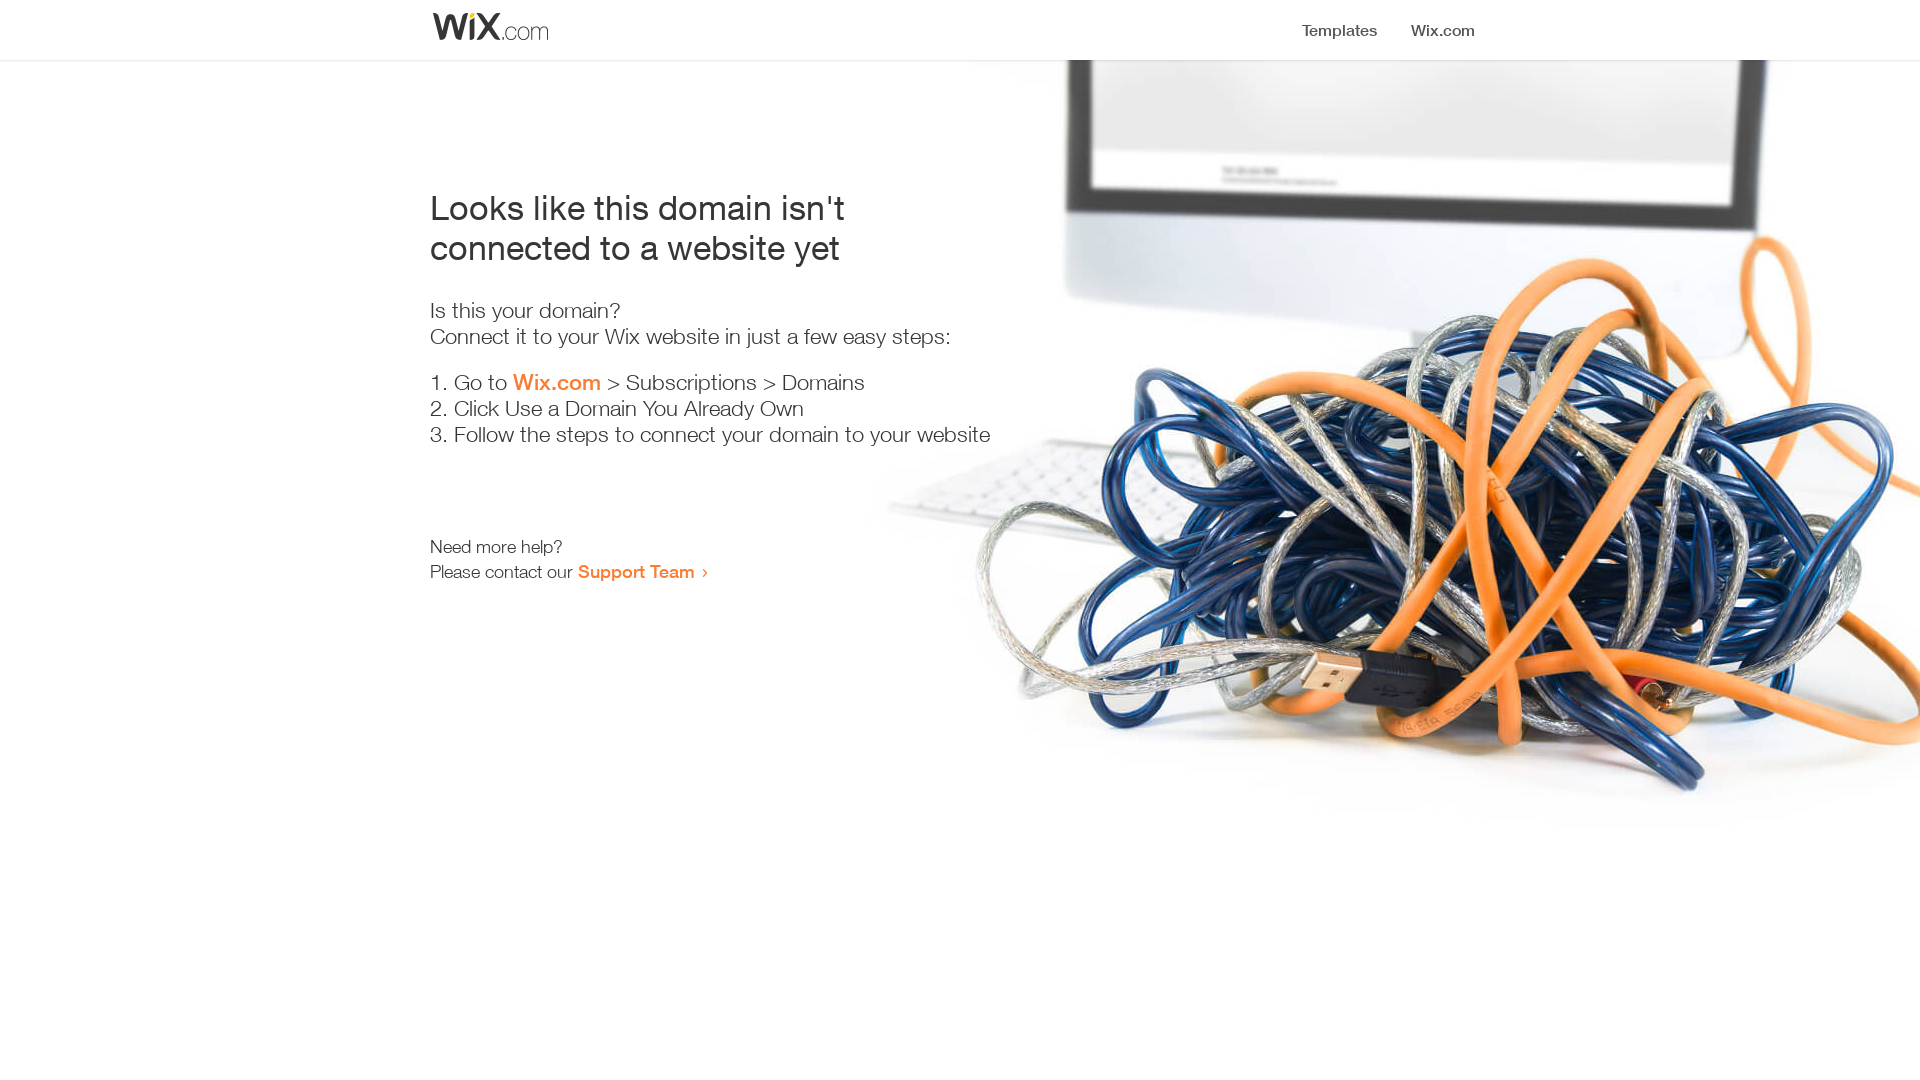 Image resolution: width=1920 pixels, height=1080 pixels. Describe the element at coordinates (635, 570) in the screenshot. I see `'Support Team'` at that location.